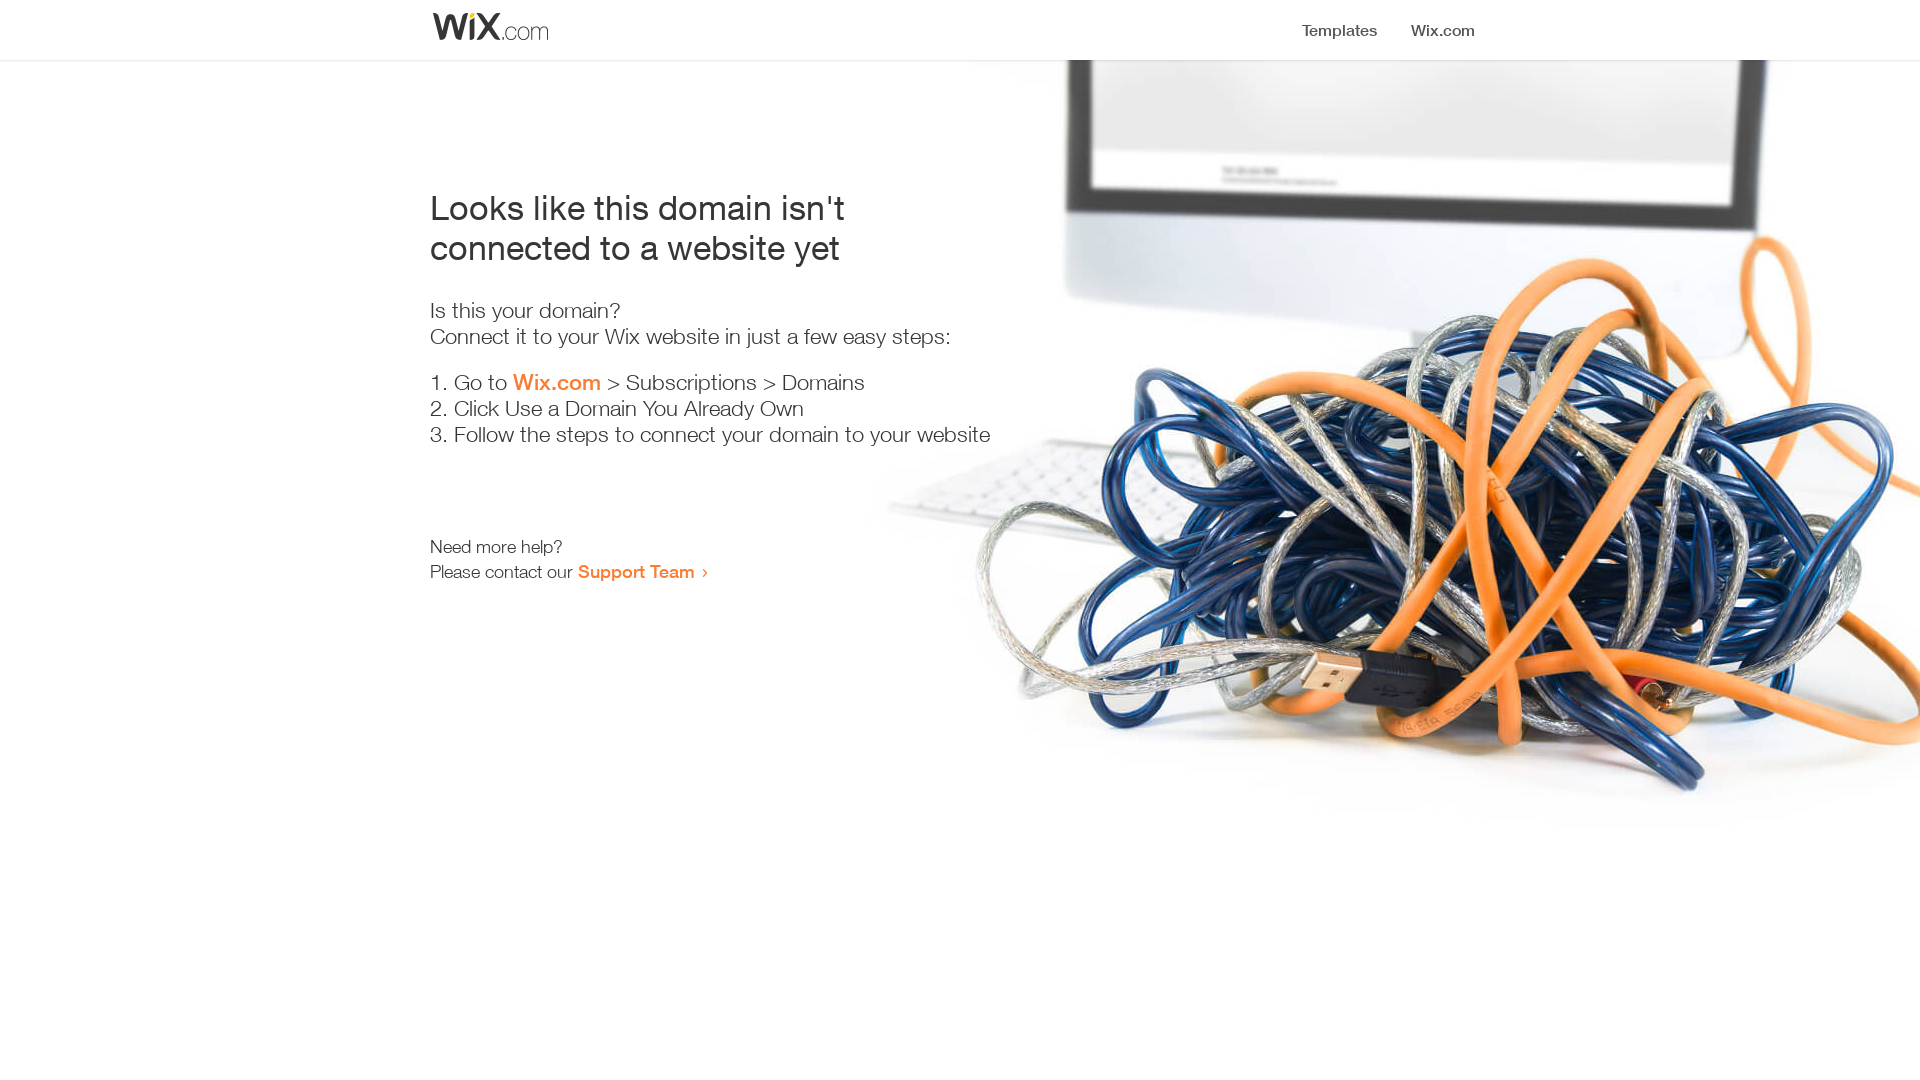 Image resolution: width=1920 pixels, height=1080 pixels. Describe the element at coordinates (635, 570) in the screenshot. I see `'Support Team'` at that location.